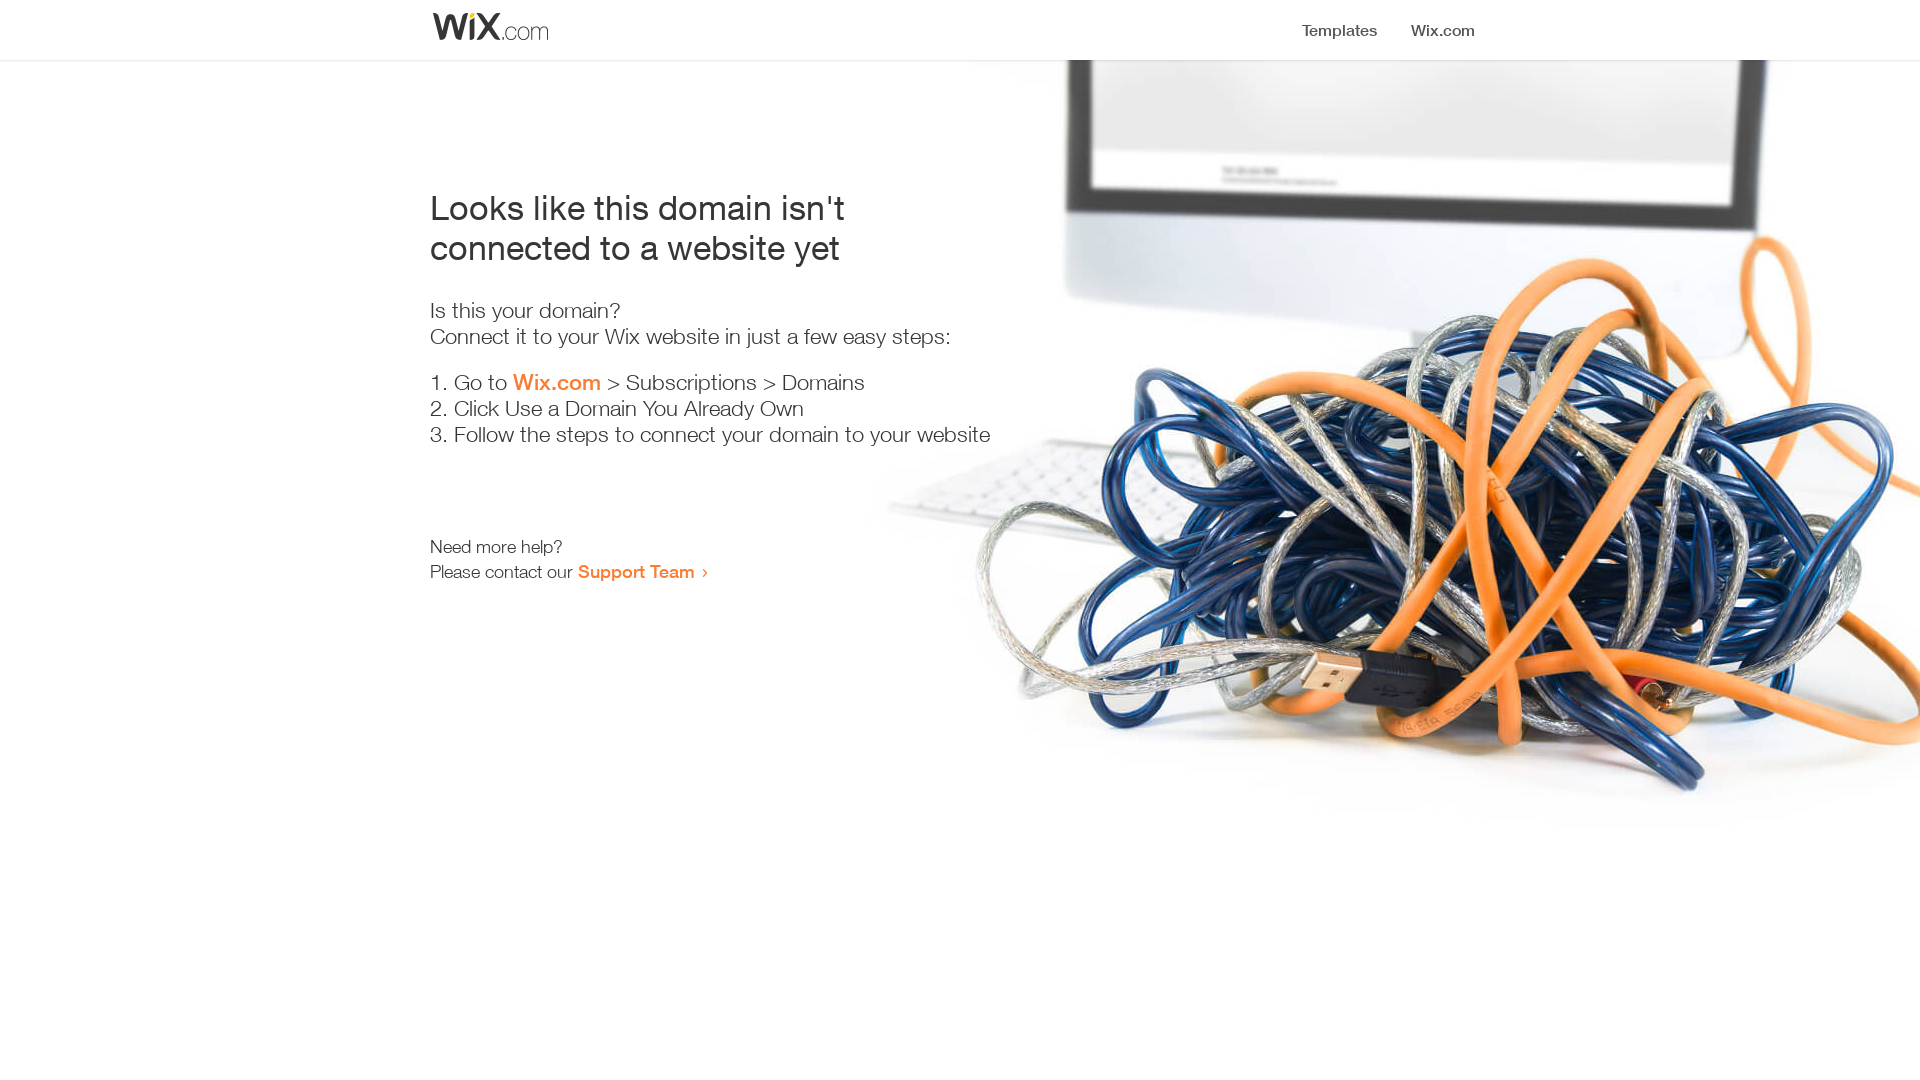 Image resolution: width=1920 pixels, height=1080 pixels. Describe the element at coordinates (635, 570) in the screenshot. I see `'Support Team'` at that location.